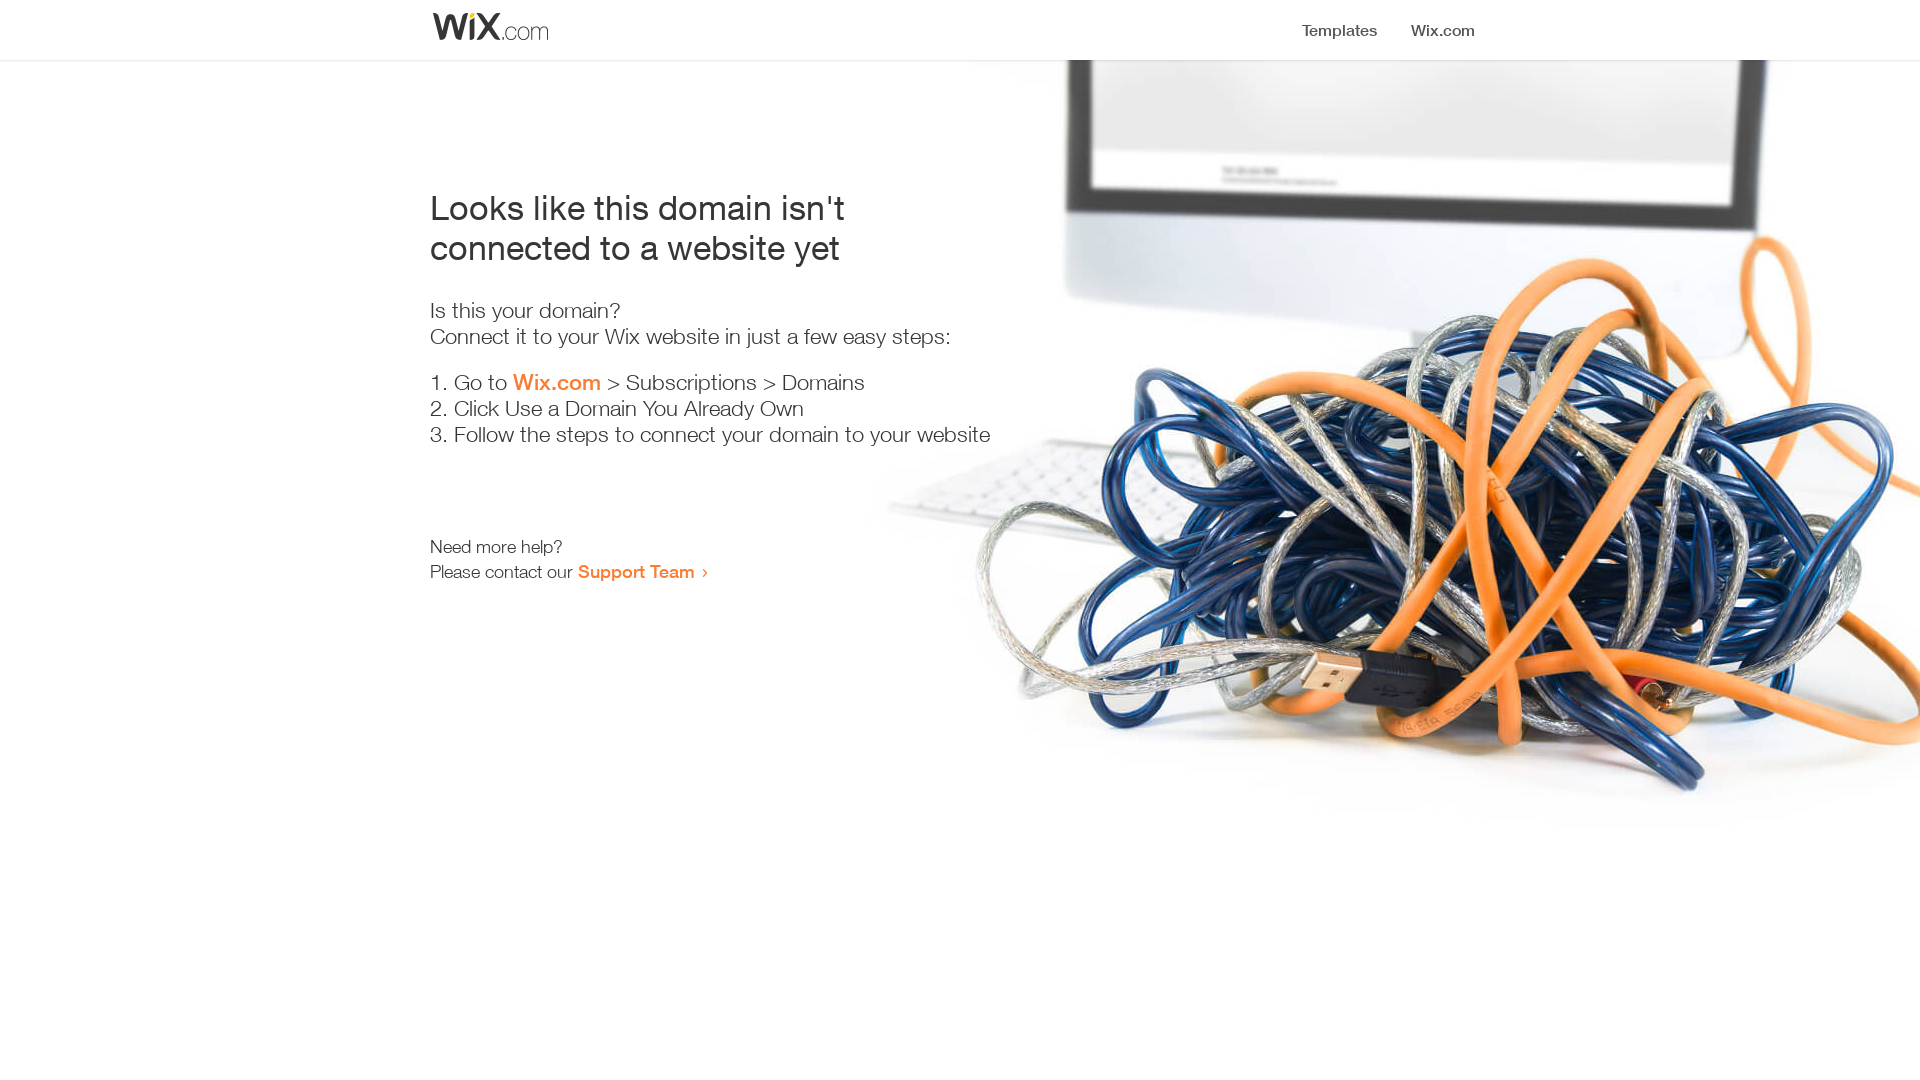 Image resolution: width=1920 pixels, height=1080 pixels. Describe the element at coordinates (635, 570) in the screenshot. I see `'Support Team'` at that location.